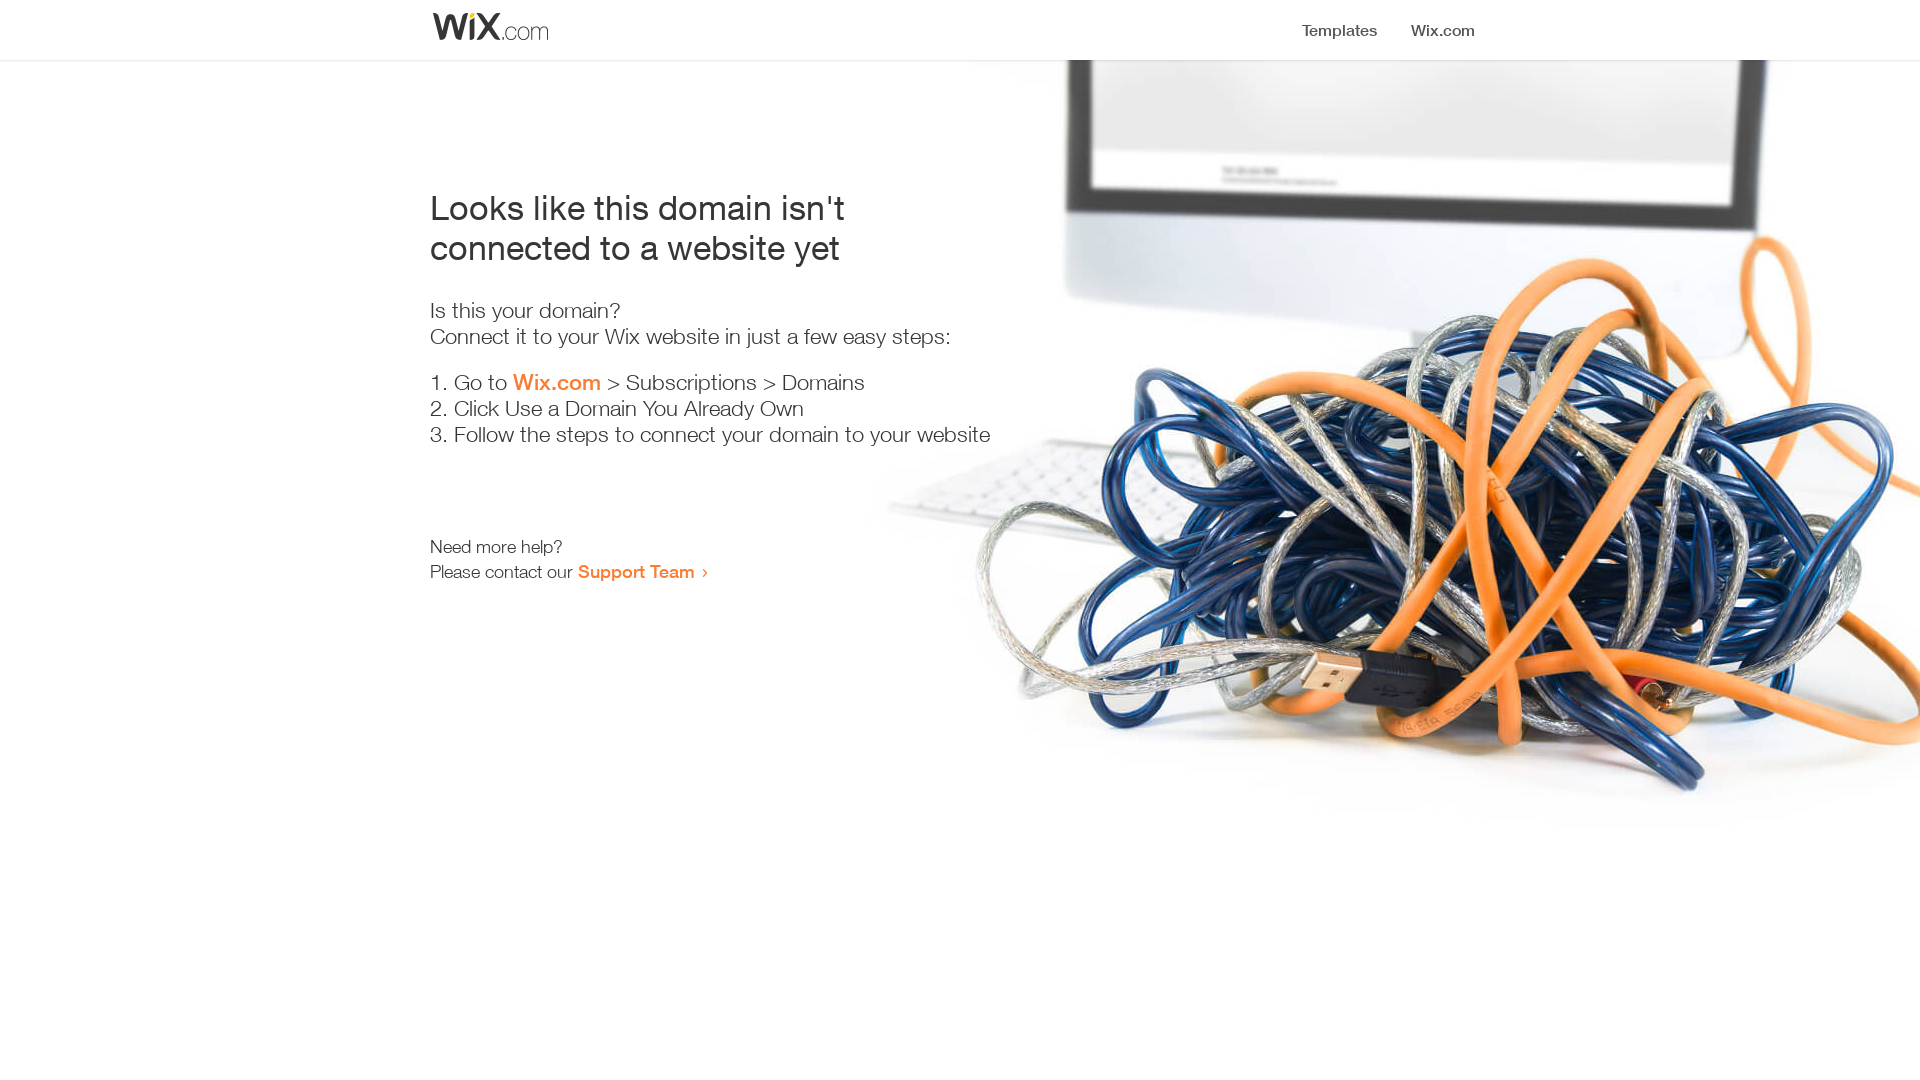 Image resolution: width=1920 pixels, height=1080 pixels. Describe the element at coordinates (635, 570) in the screenshot. I see `'Support Team'` at that location.